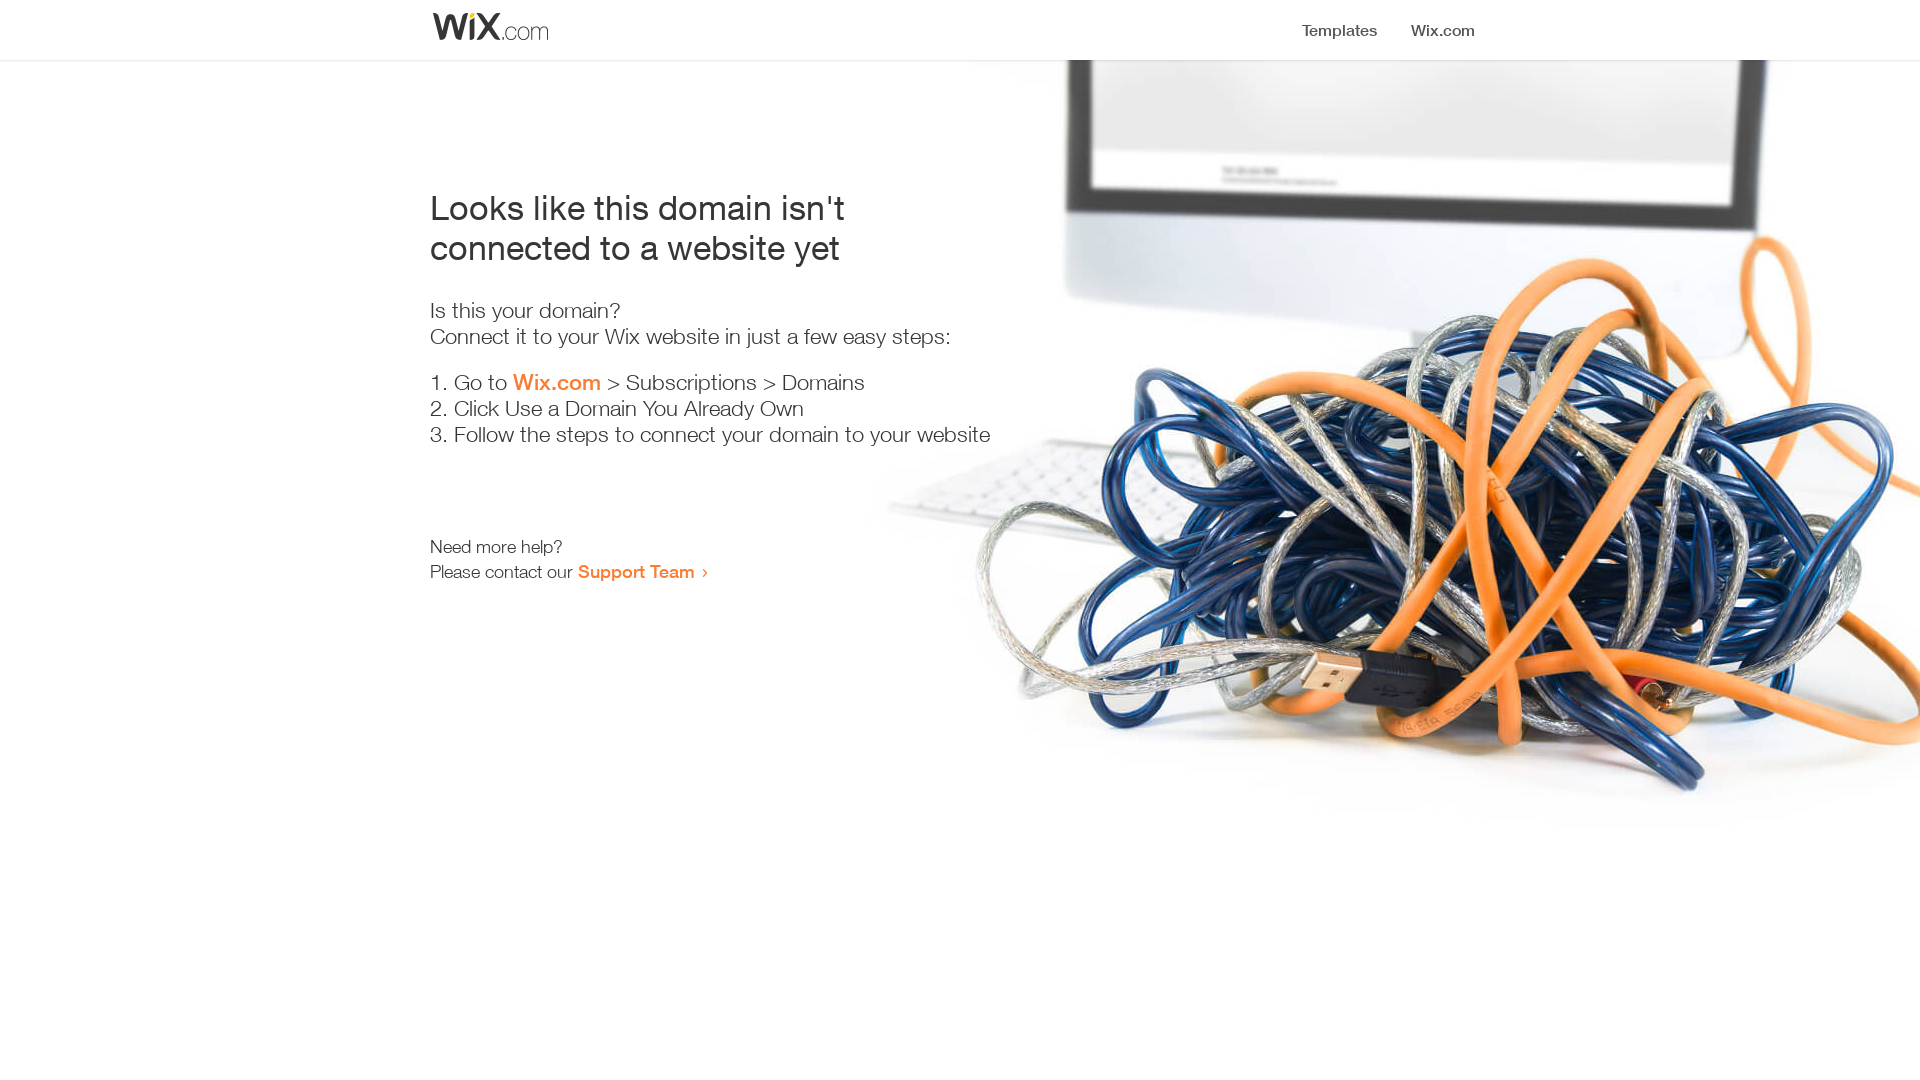 Image resolution: width=1920 pixels, height=1080 pixels. Describe the element at coordinates (635, 570) in the screenshot. I see `'Support Team'` at that location.